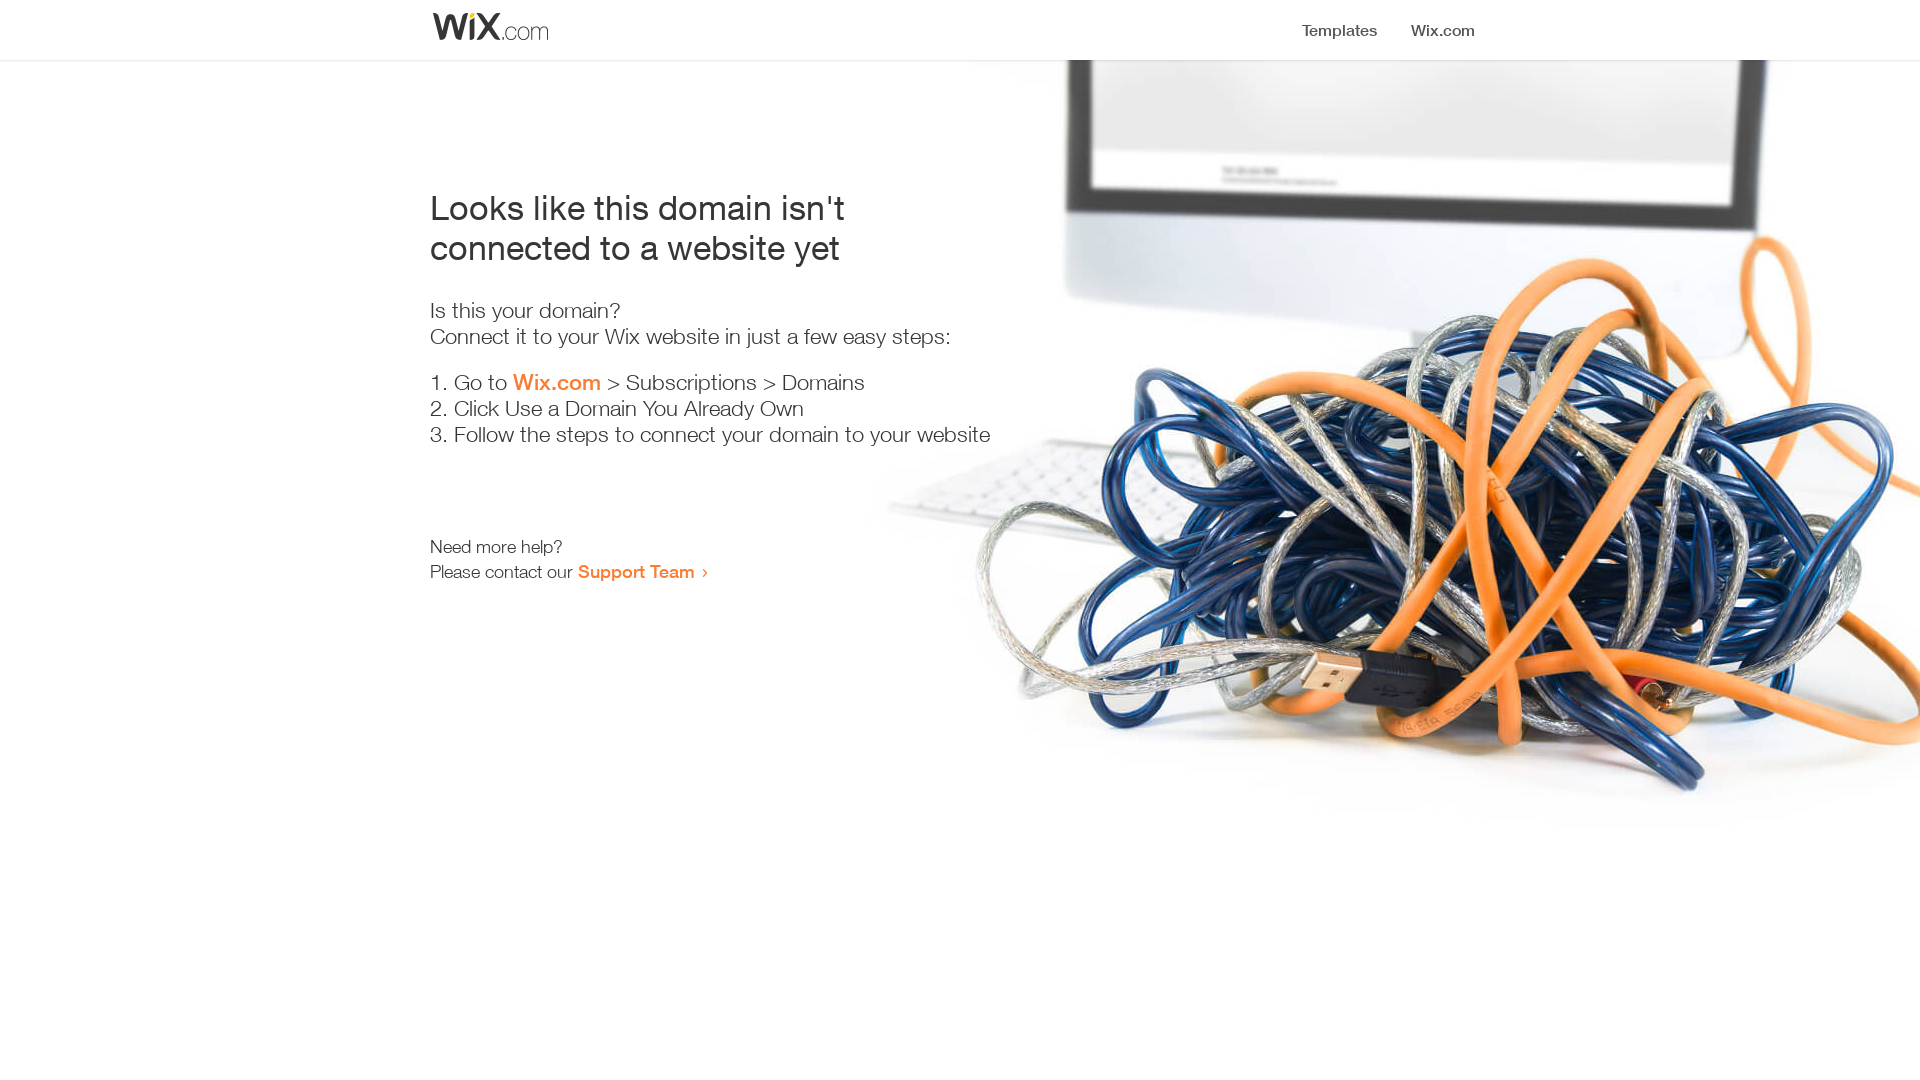 Image resolution: width=1920 pixels, height=1080 pixels. Describe the element at coordinates (635, 570) in the screenshot. I see `'Support Team'` at that location.